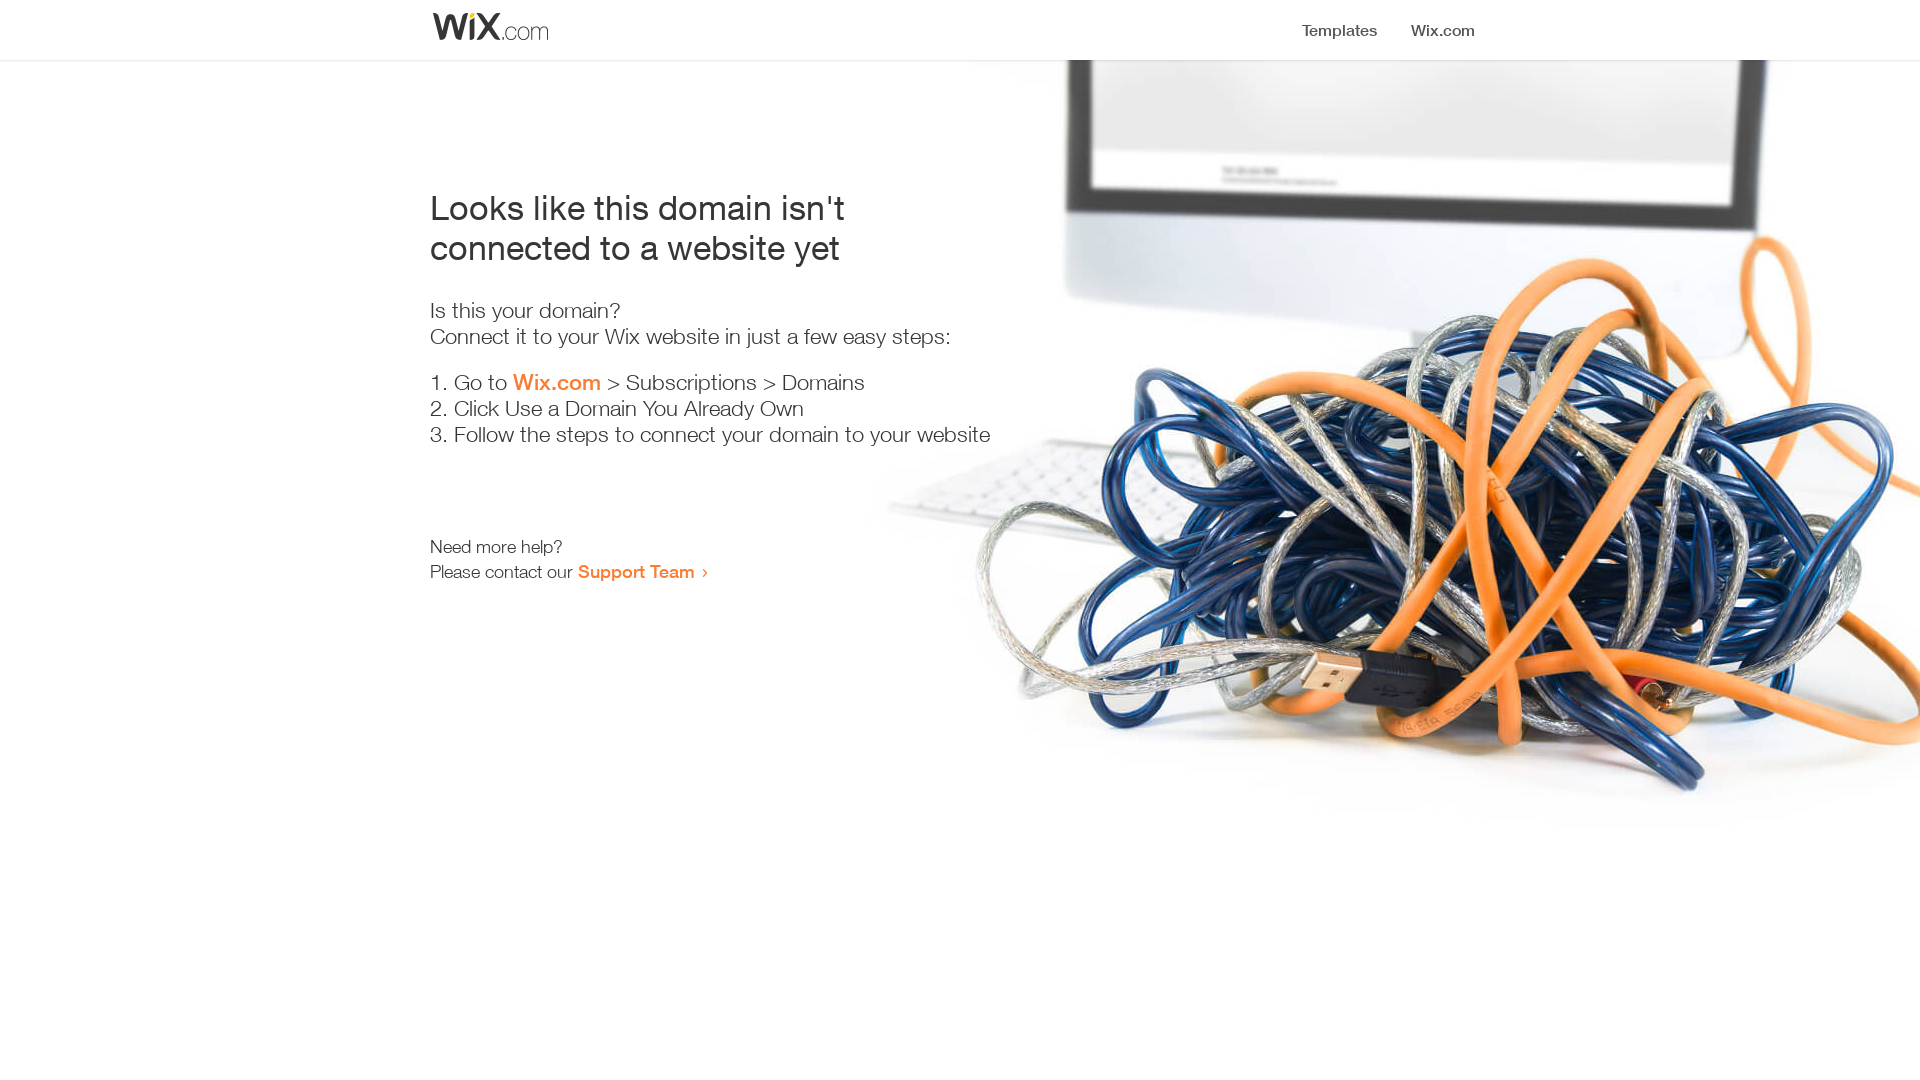 Image resolution: width=1920 pixels, height=1080 pixels. Describe the element at coordinates (635, 570) in the screenshot. I see `'Support Team'` at that location.